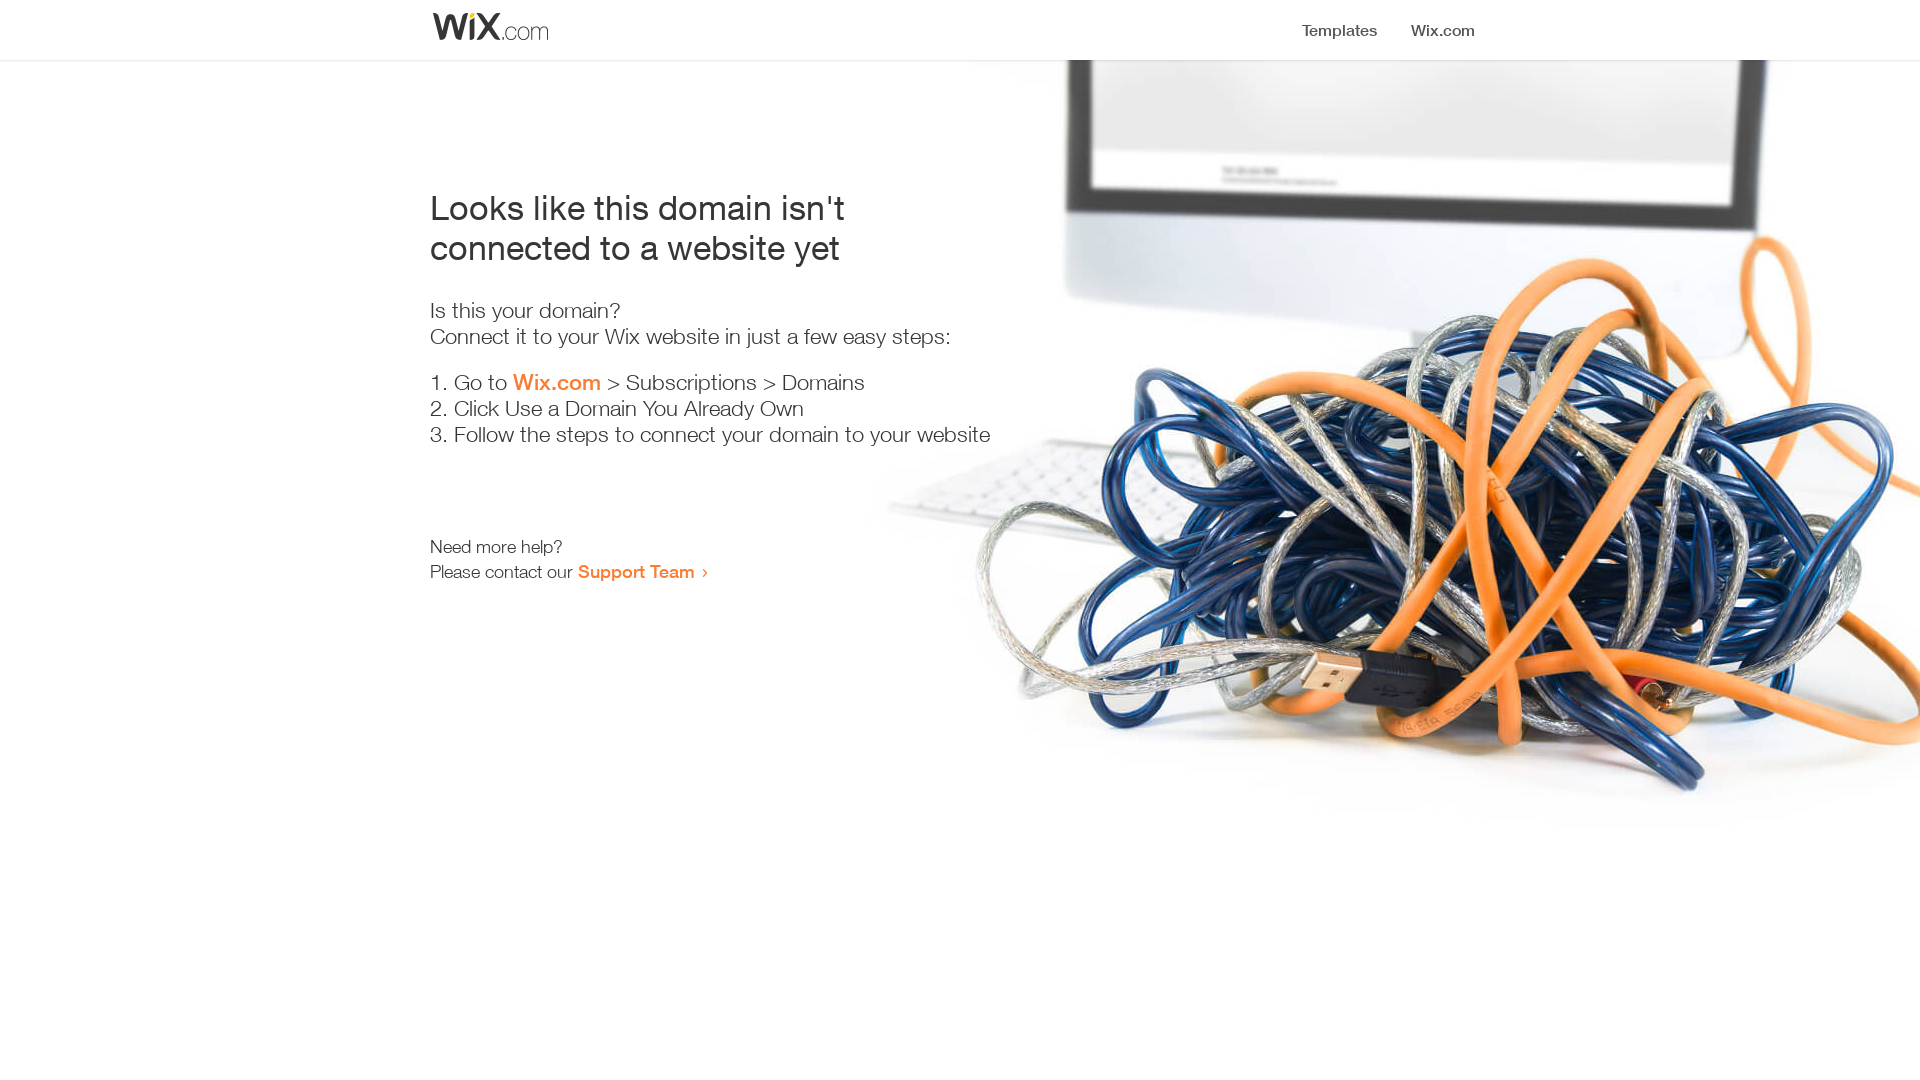 Image resolution: width=1920 pixels, height=1080 pixels. Describe the element at coordinates (635, 570) in the screenshot. I see `'Support Team'` at that location.